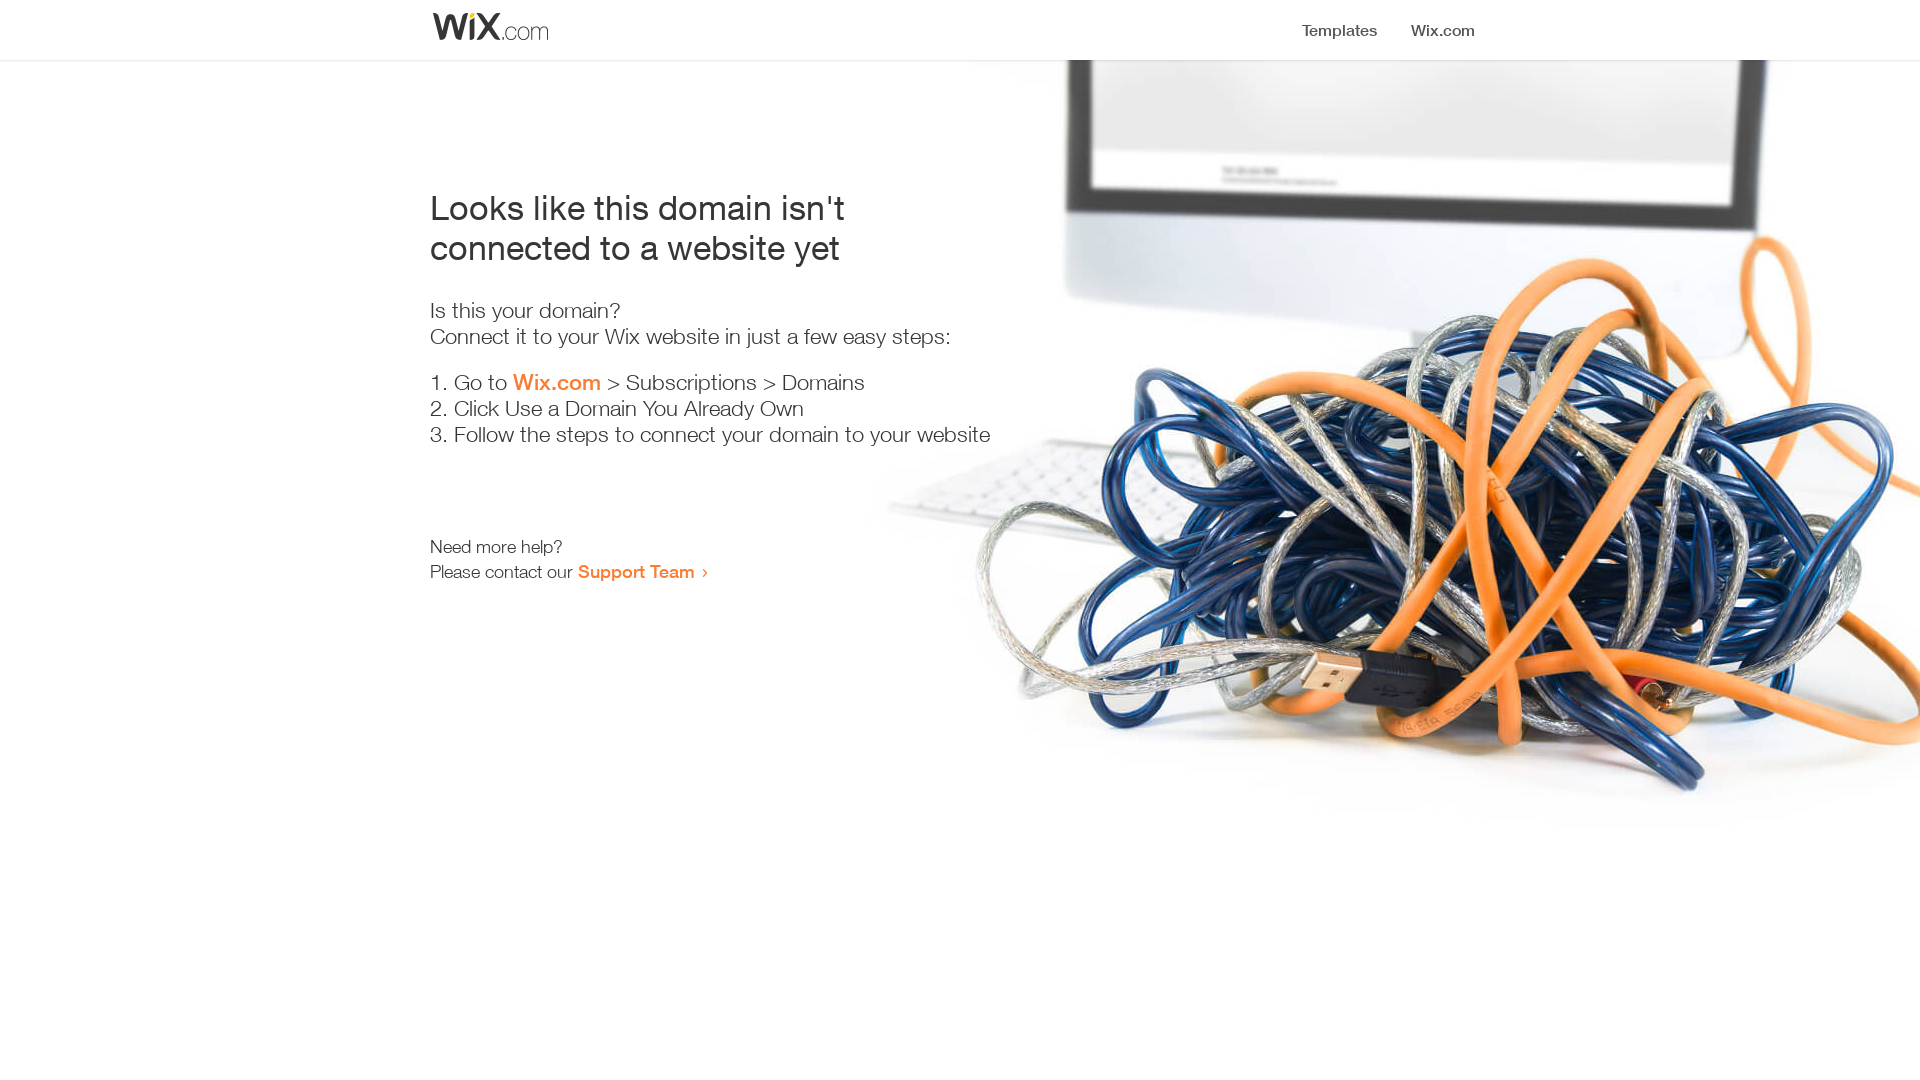 Image resolution: width=1920 pixels, height=1080 pixels. Describe the element at coordinates (635, 570) in the screenshot. I see `'Support Team'` at that location.